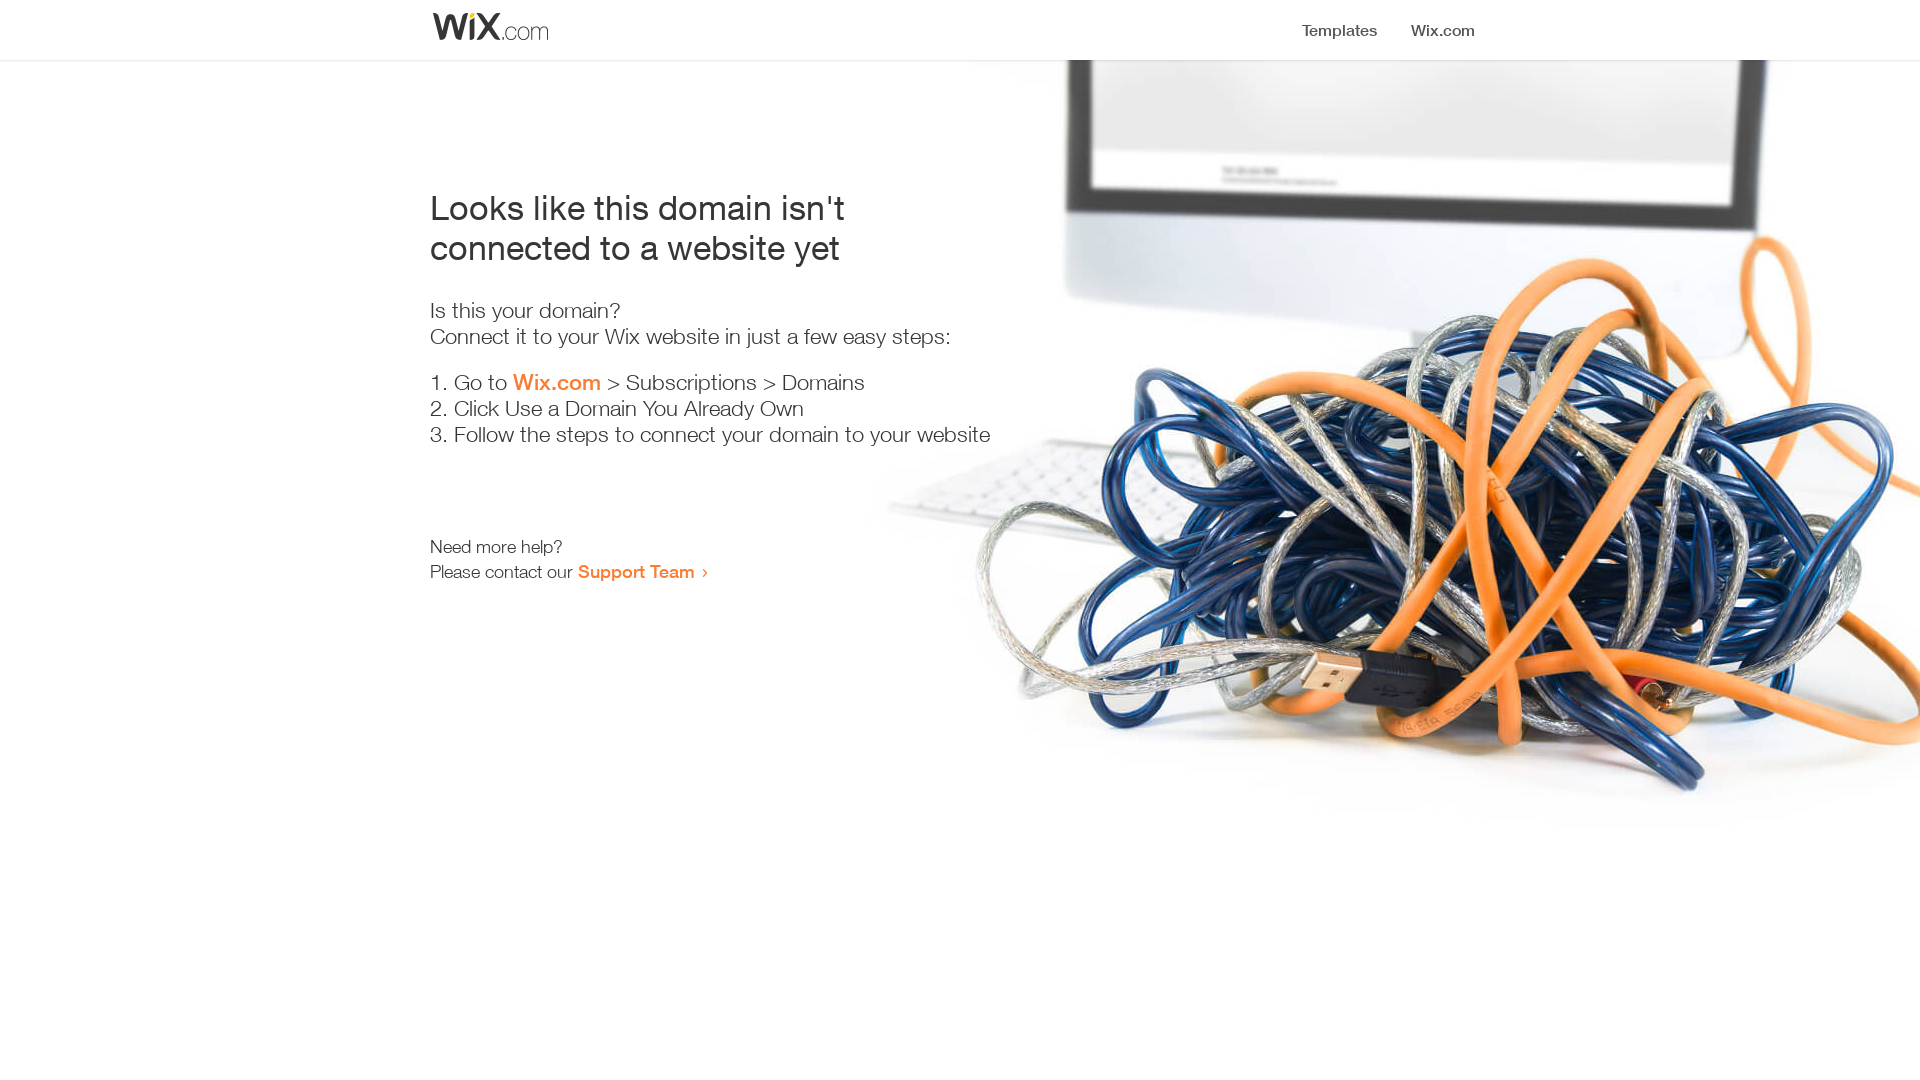 Image resolution: width=1920 pixels, height=1080 pixels. Describe the element at coordinates (635, 570) in the screenshot. I see `'Support Team'` at that location.